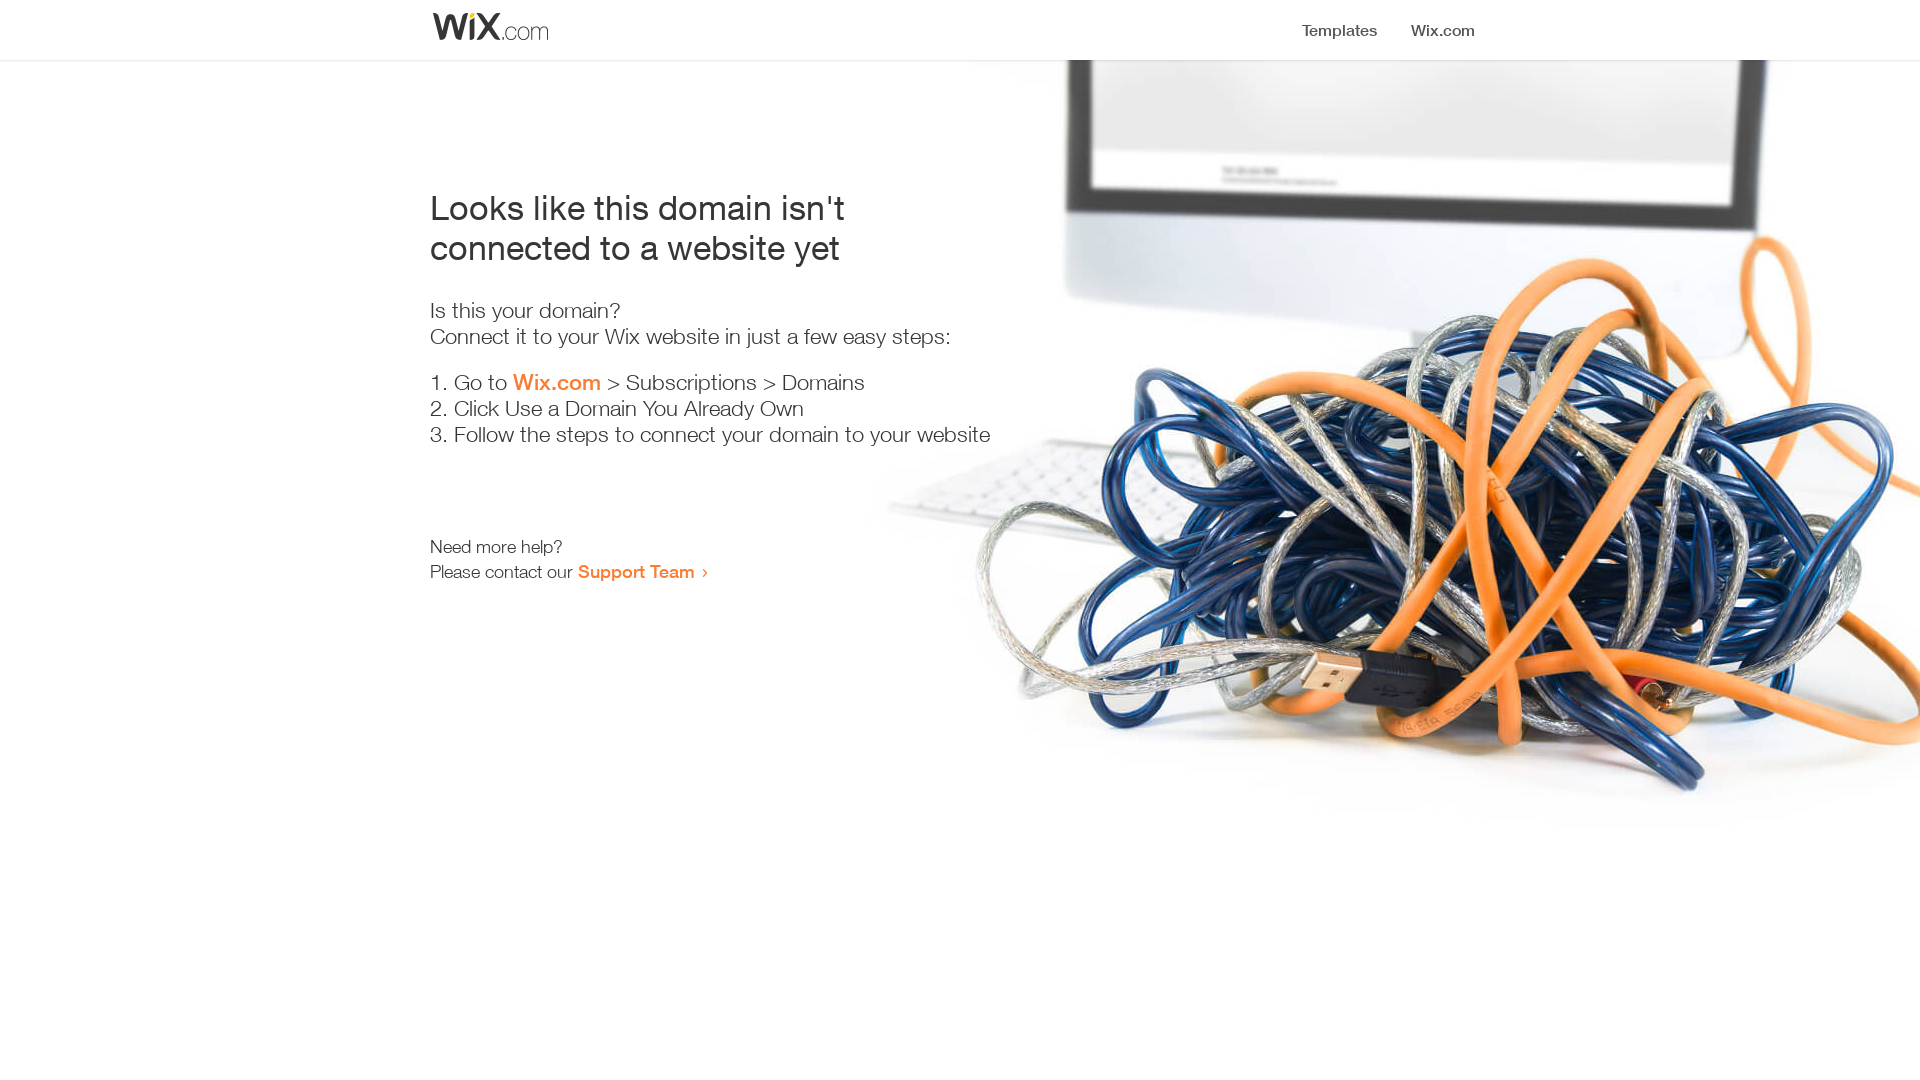 Image resolution: width=1920 pixels, height=1080 pixels. Describe the element at coordinates (635, 570) in the screenshot. I see `'Support Team'` at that location.